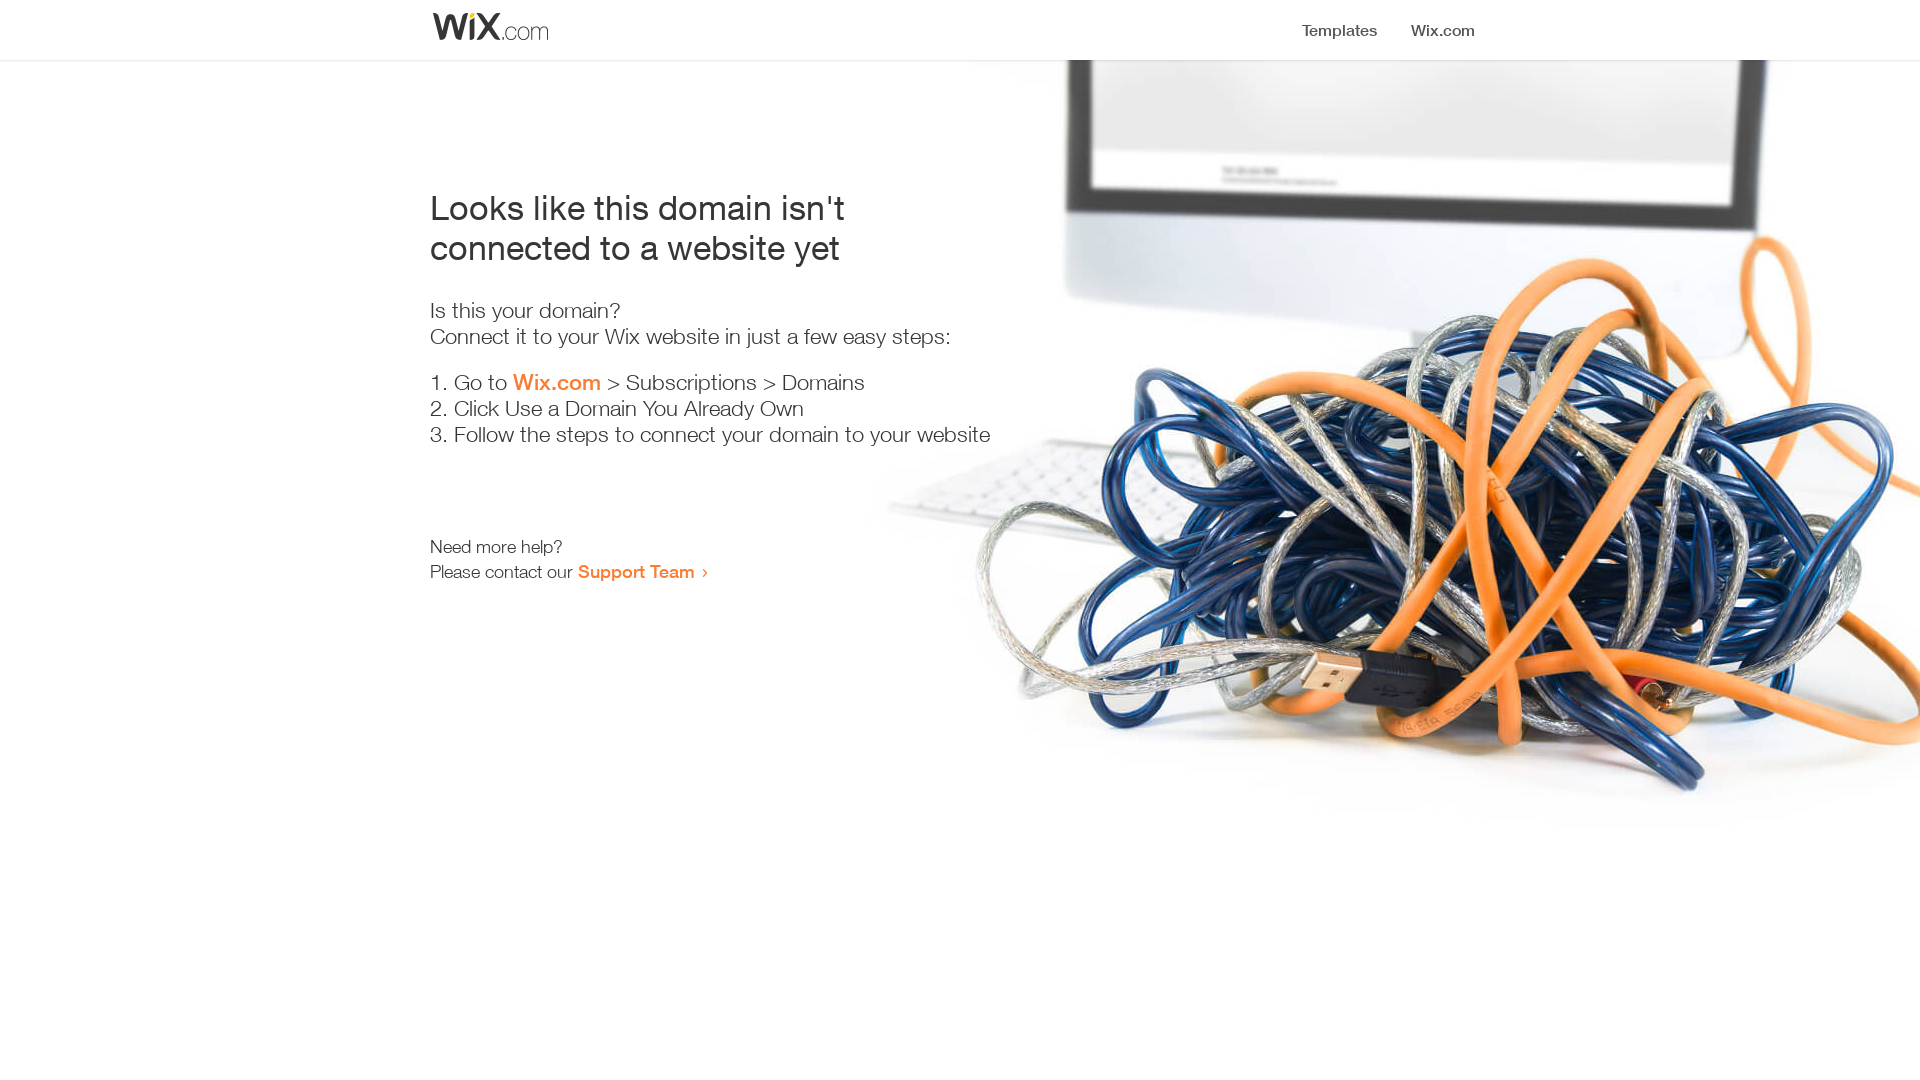 Image resolution: width=1920 pixels, height=1080 pixels. Describe the element at coordinates (635, 570) in the screenshot. I see `'Support Team'` at that location.